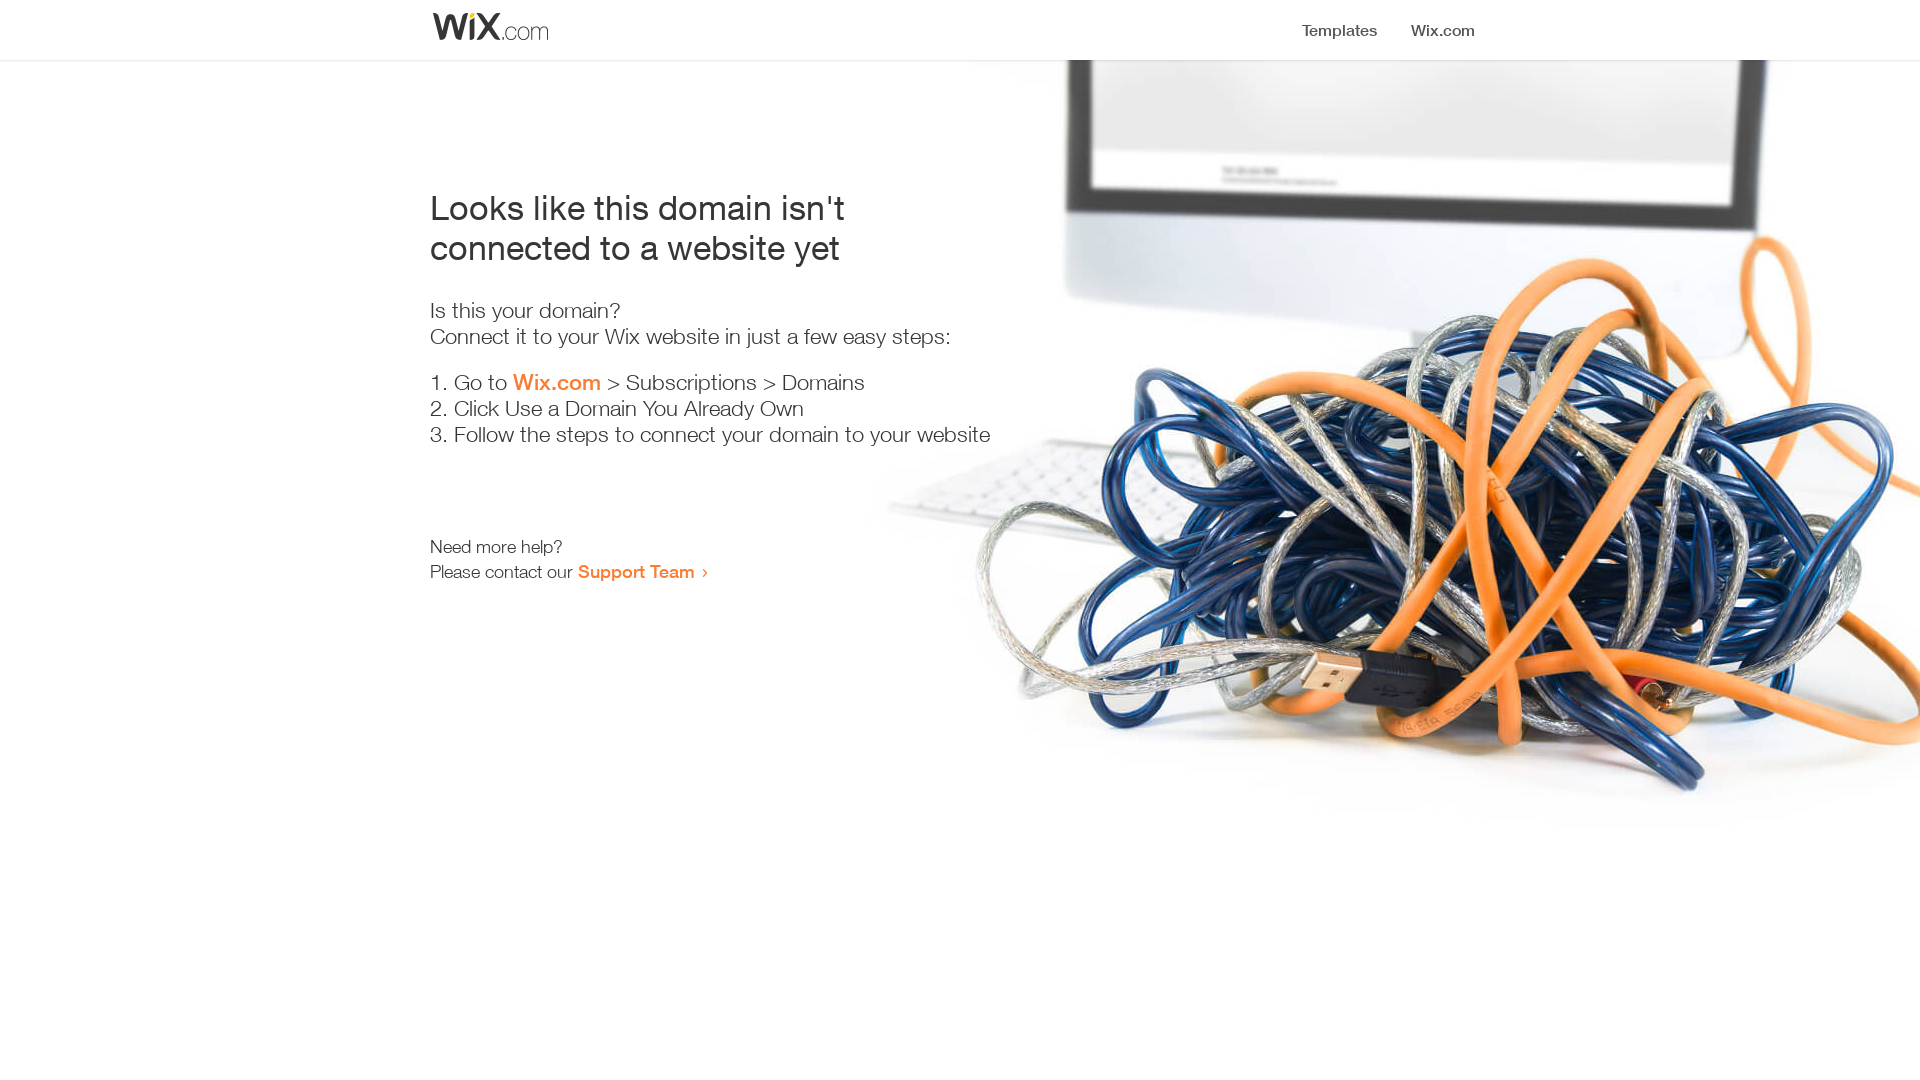 Image resolution: width=1920 pixels, height=1080 pixels. Describe the element at coordinates (635, 570) in the screenshot. I see `'Support Team'` at that location.